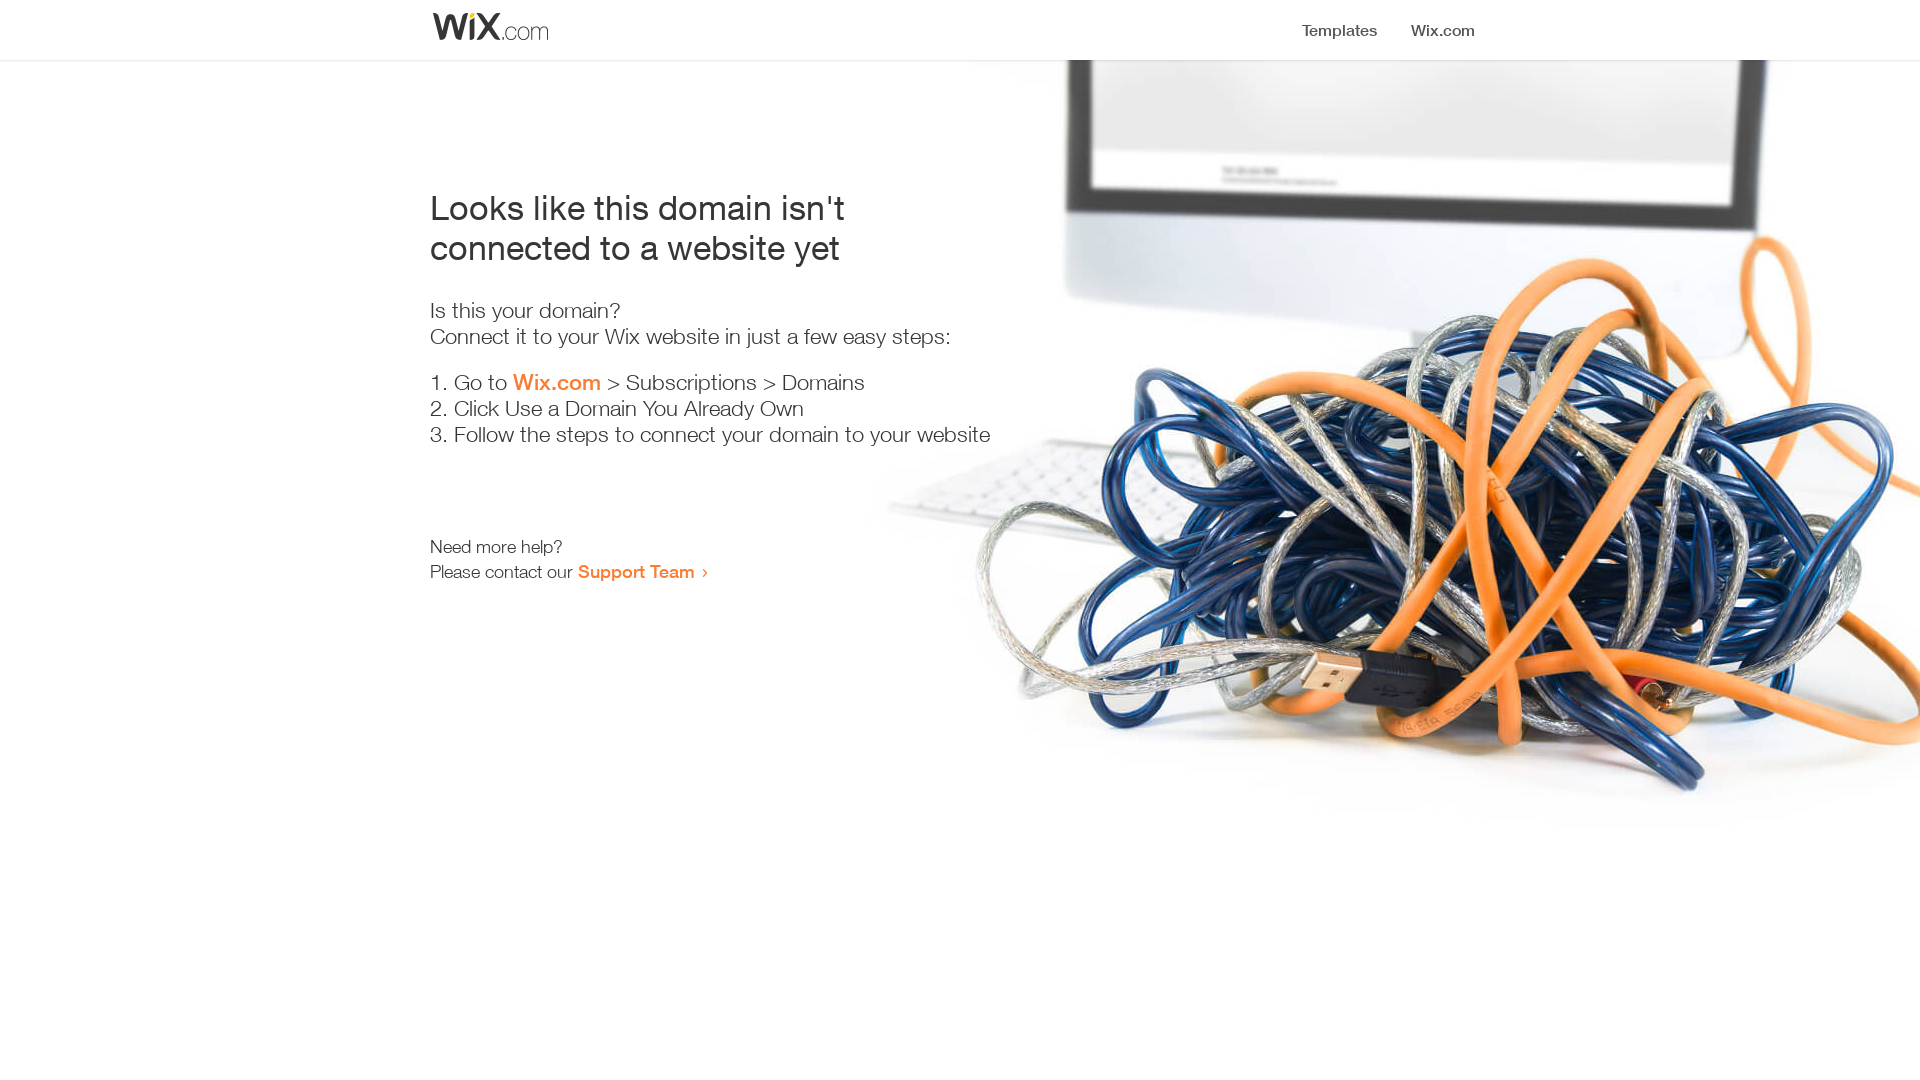 Image resolution: width=1920 pixels, height=1080 pixels. Describe the element at coordinates (635, 570) in the screenshot. I see `'Support Team'` at that location.